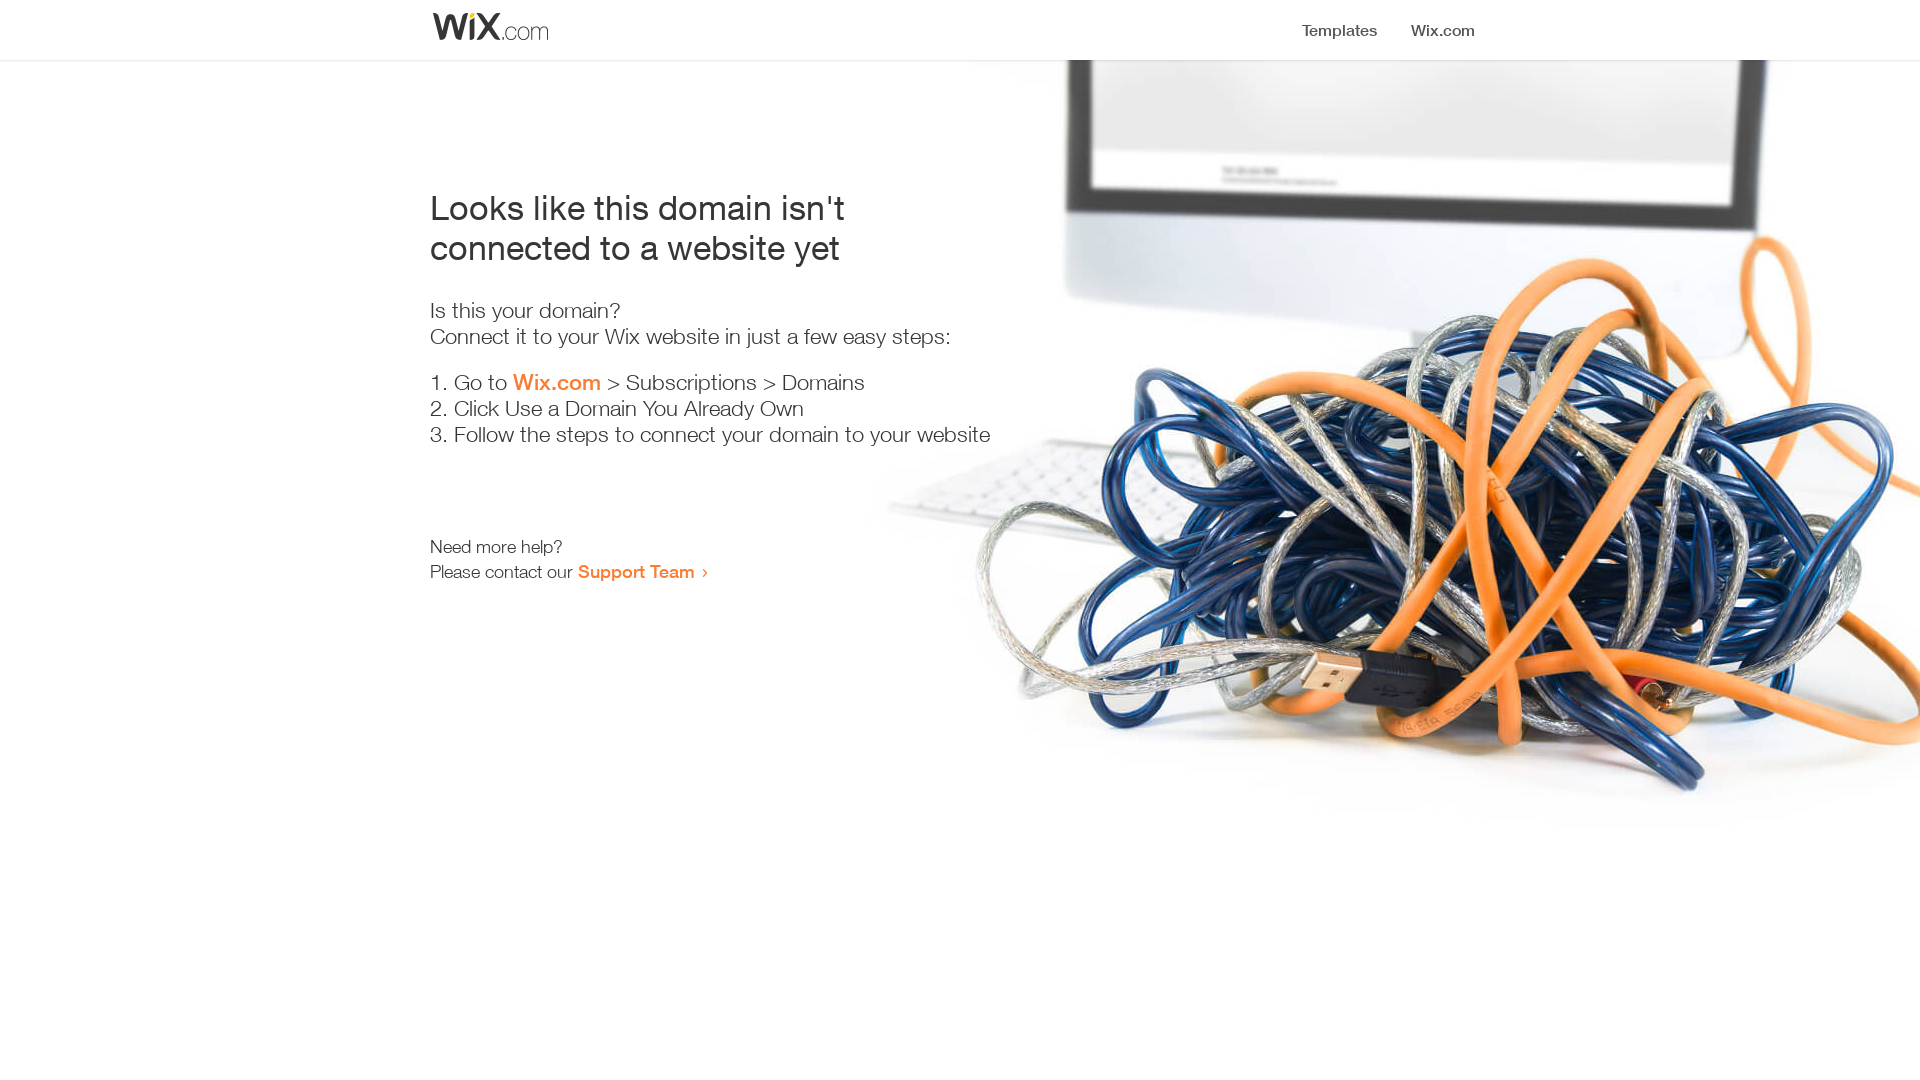 Image resolution: width=1920 pixels, height=1080 pixels. Describe the element at coordinates (635, 570) in the screenshot. I see `'Support Team'` at that location.